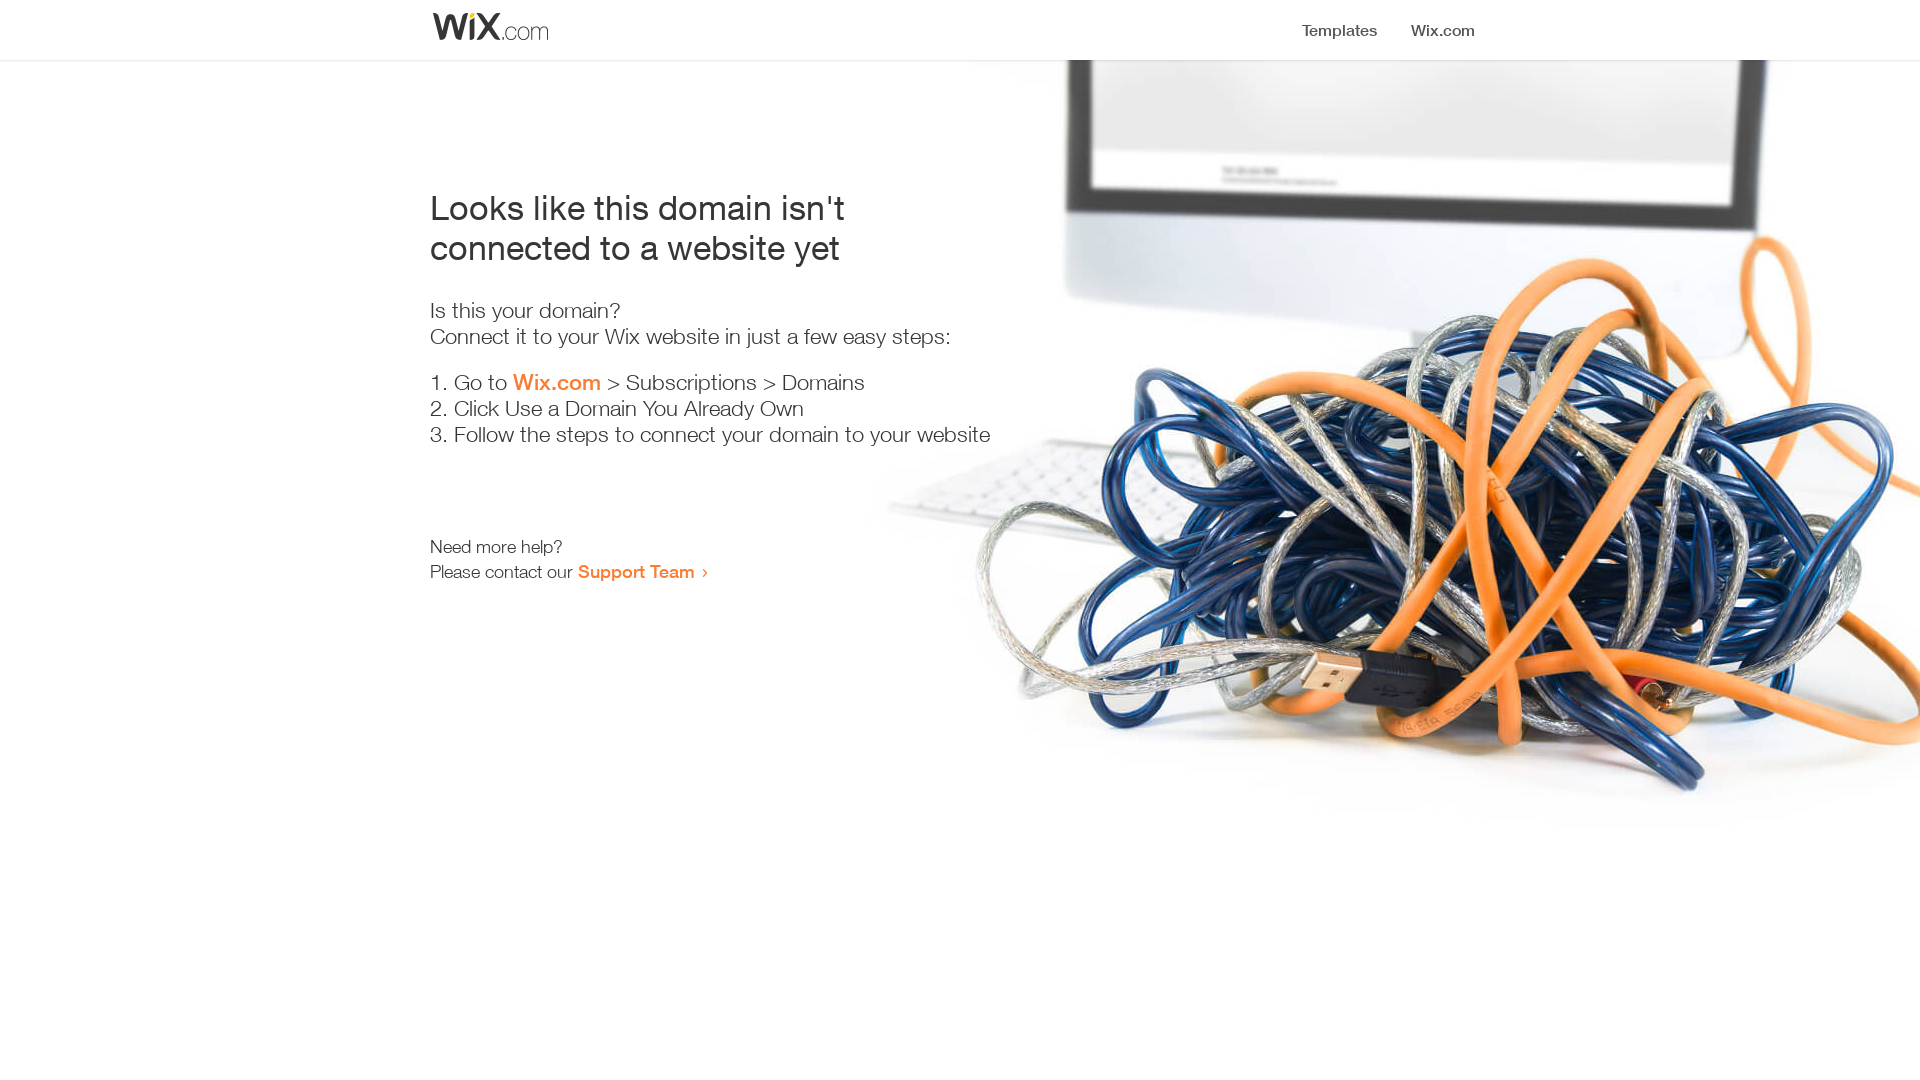 Image resolution: width=1920 pixels, height=1080 pixels. Describe the element at coordinates (635, 570) in the screenshot. I see `'Support Team'` at that location.